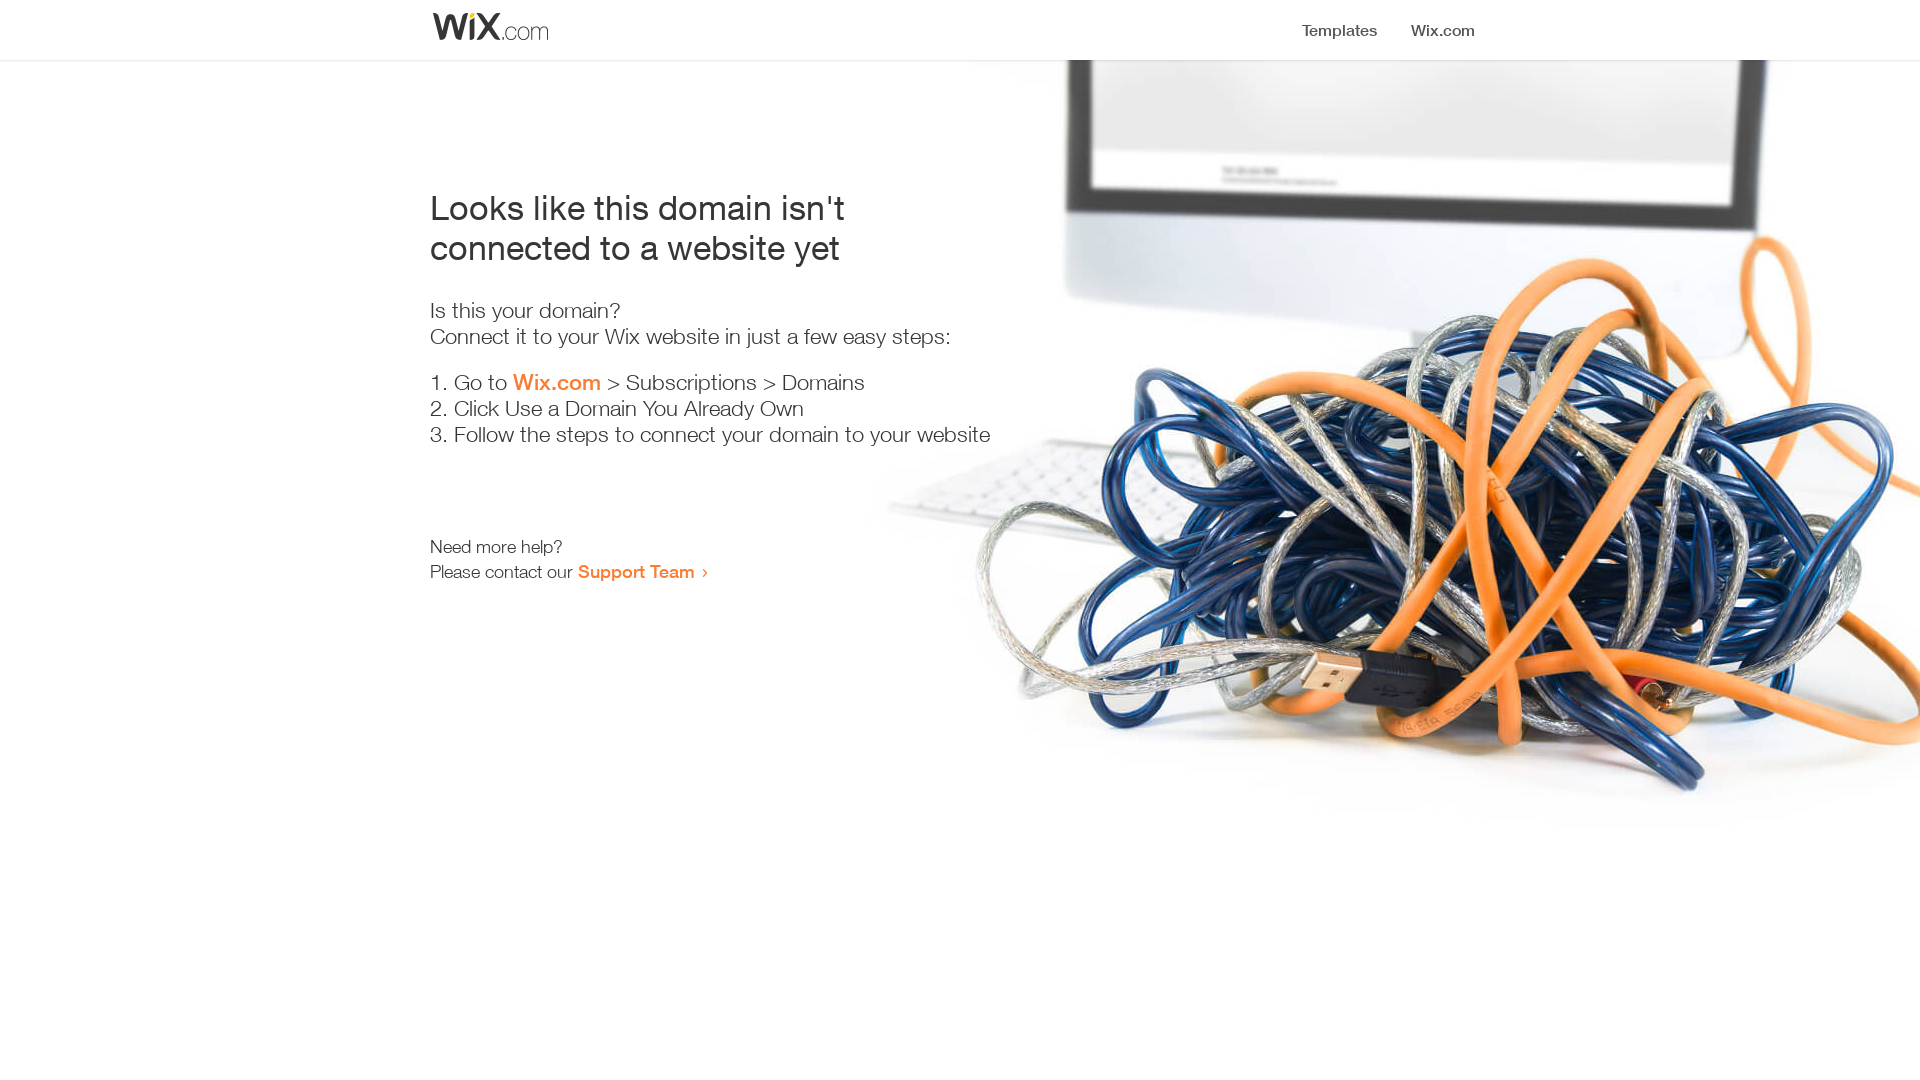 Image resolution: width=1920 pixels, height=1080 pixels. Describe the element at coordinates (635, 570) in the screenshot. I see `'Support Team'` at that location.